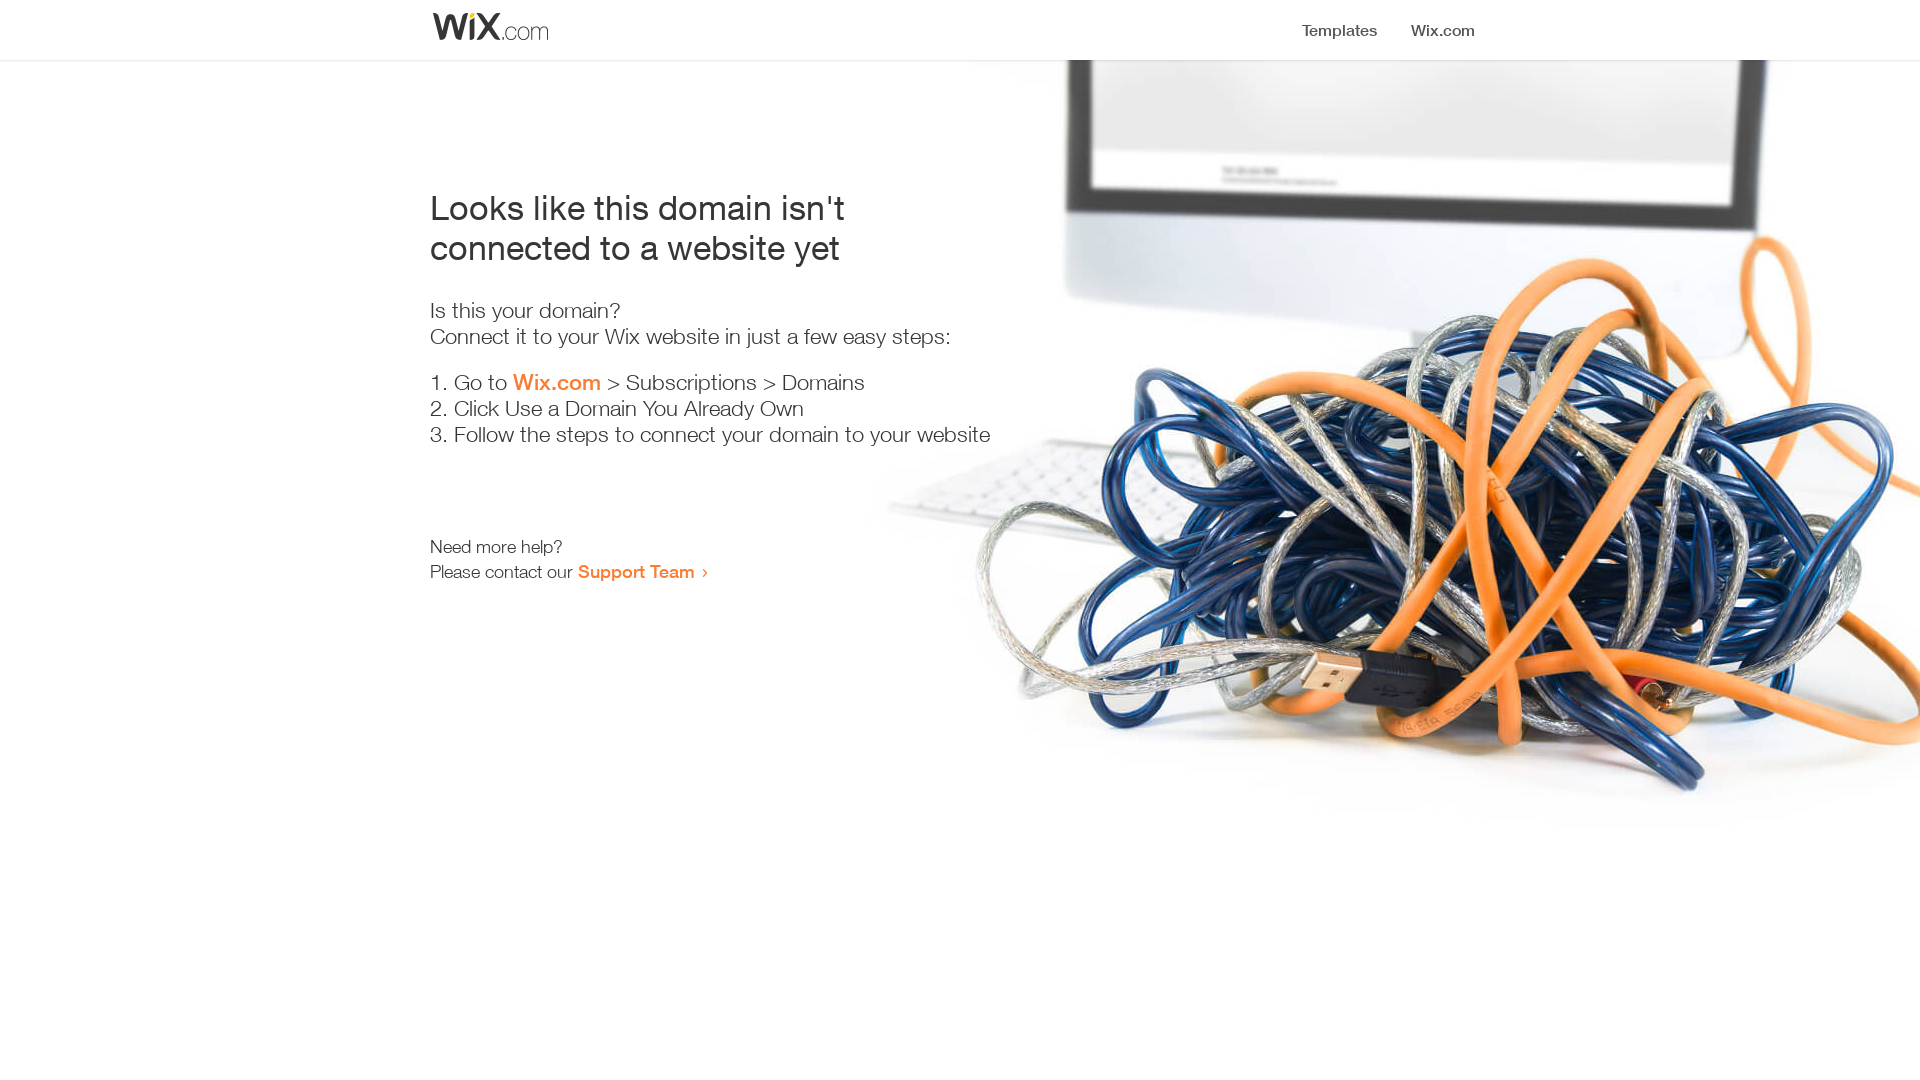 Image resolution: width=1920 pixels, height=1080 pixels. Describe the element at coordinates (635, 570) in the screenshot. I see `'Support Team'` at that location.